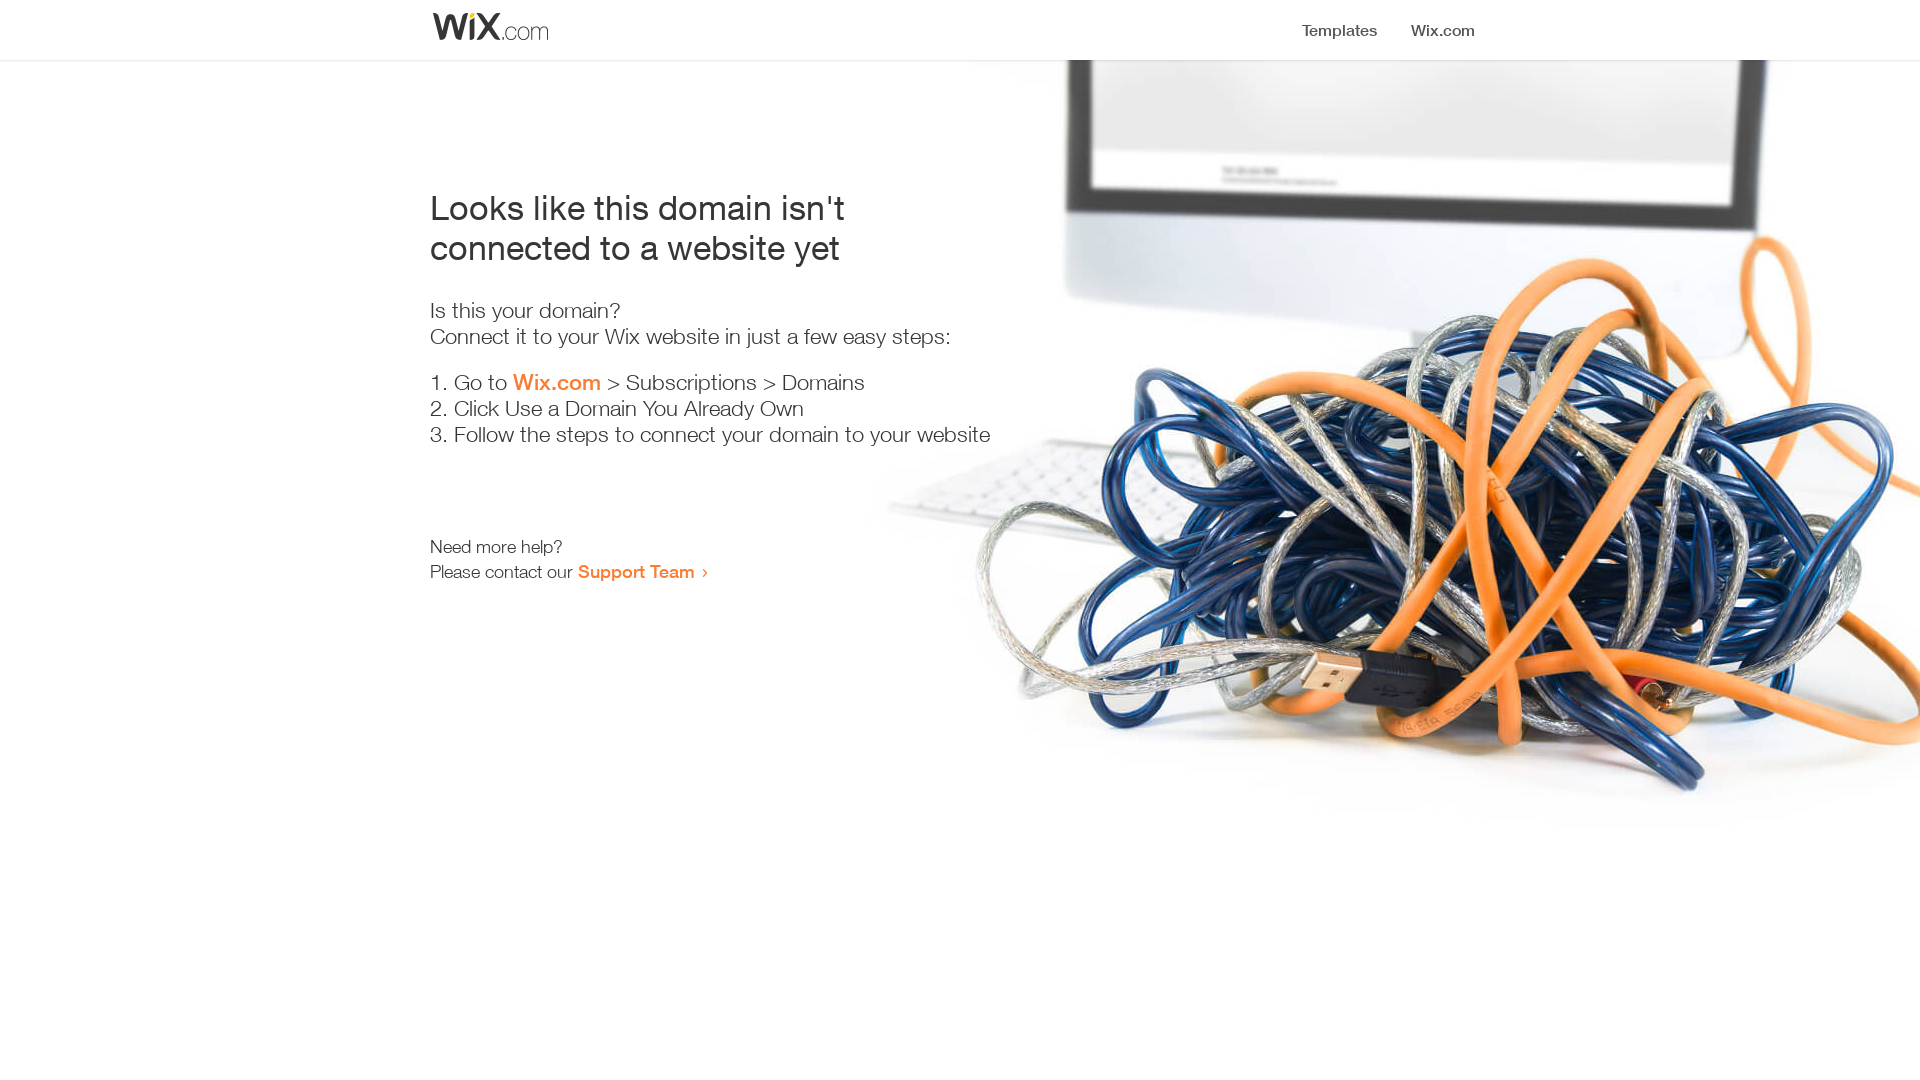 Image resolution: width=1920 pixels, height=1080 pixels. Describe the element at coordinates (635, 570) in the screenshot. I see `'Support Team'` at that location.